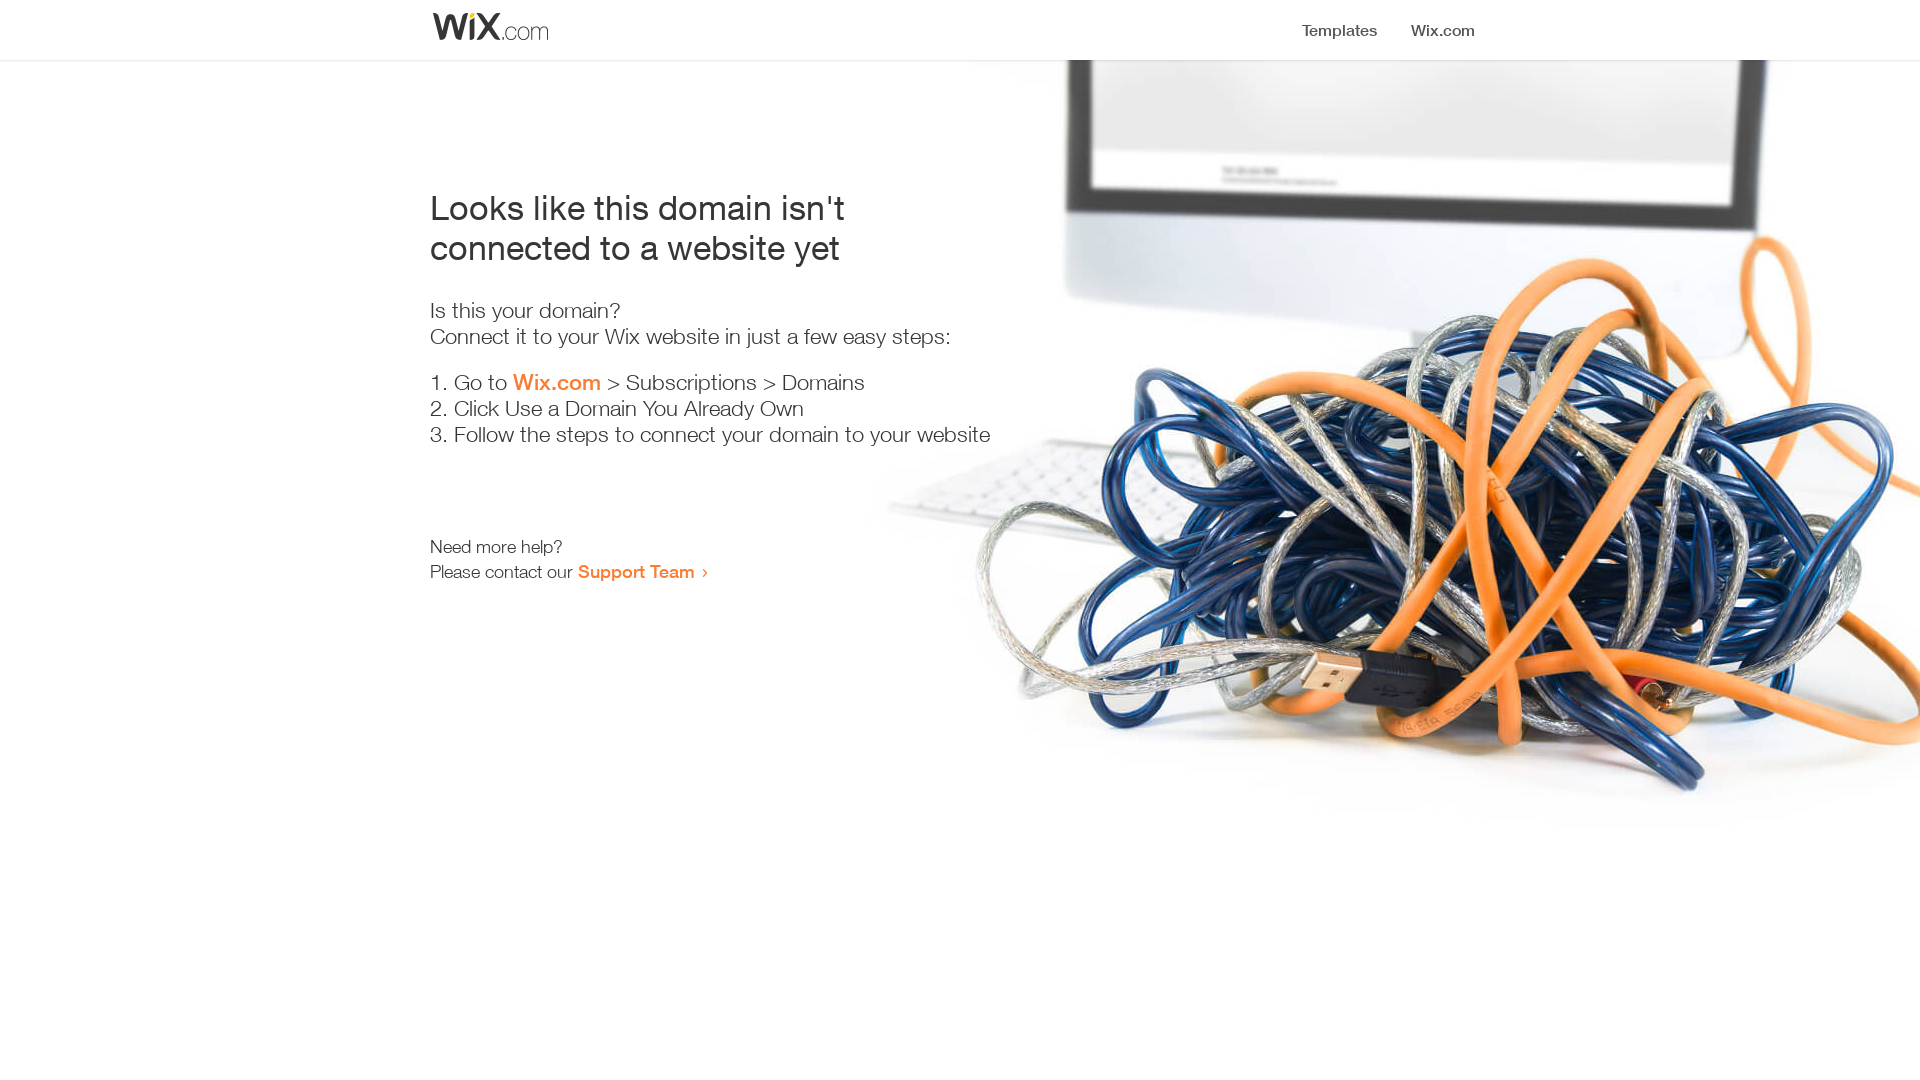 Image resolution: width=1920 pixels, height=1080 pixels. Describe the element at coordinates (635, 570) in the screenshot. I see `'Support Team'` at that location.